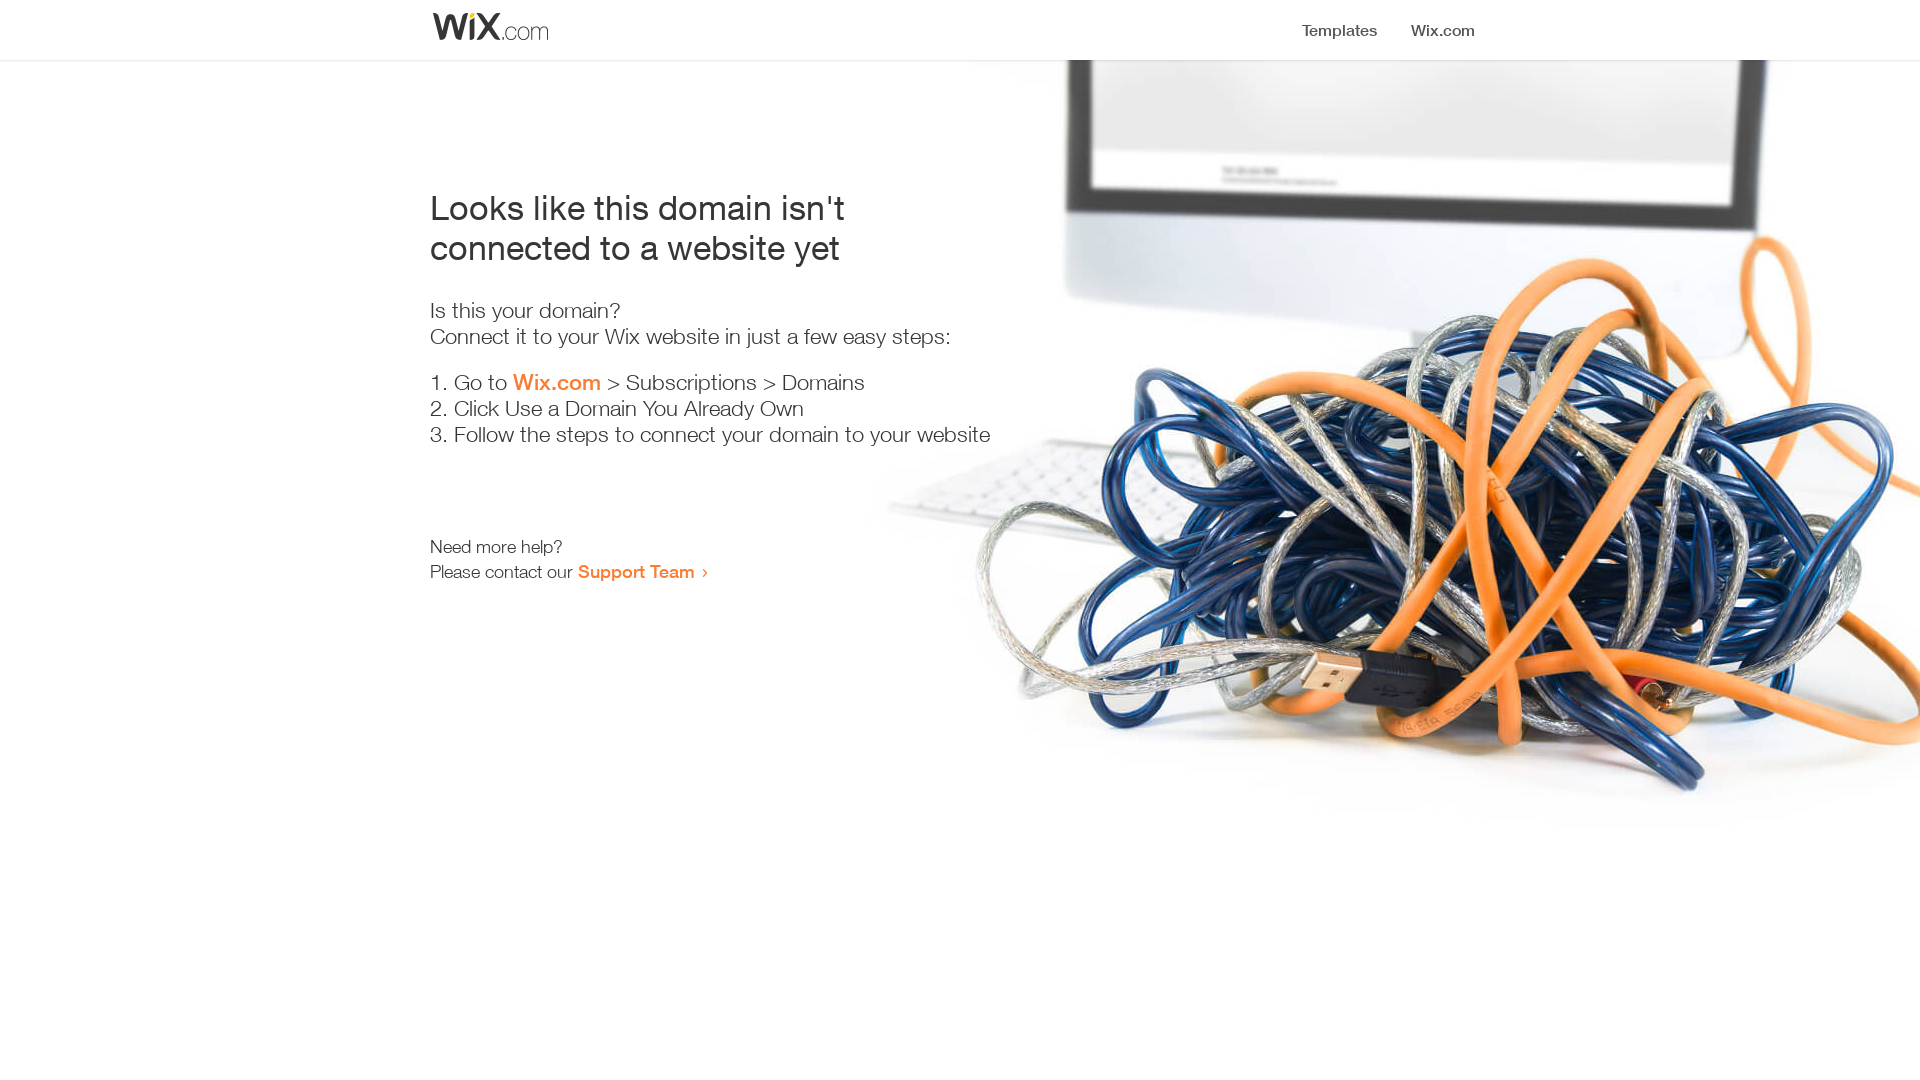 Image resolution: width=1920 pixels, height=1080 pixels. Describe the element at coordinates (635, 570) in the screenshot. I see `'Support Team'` at that location.